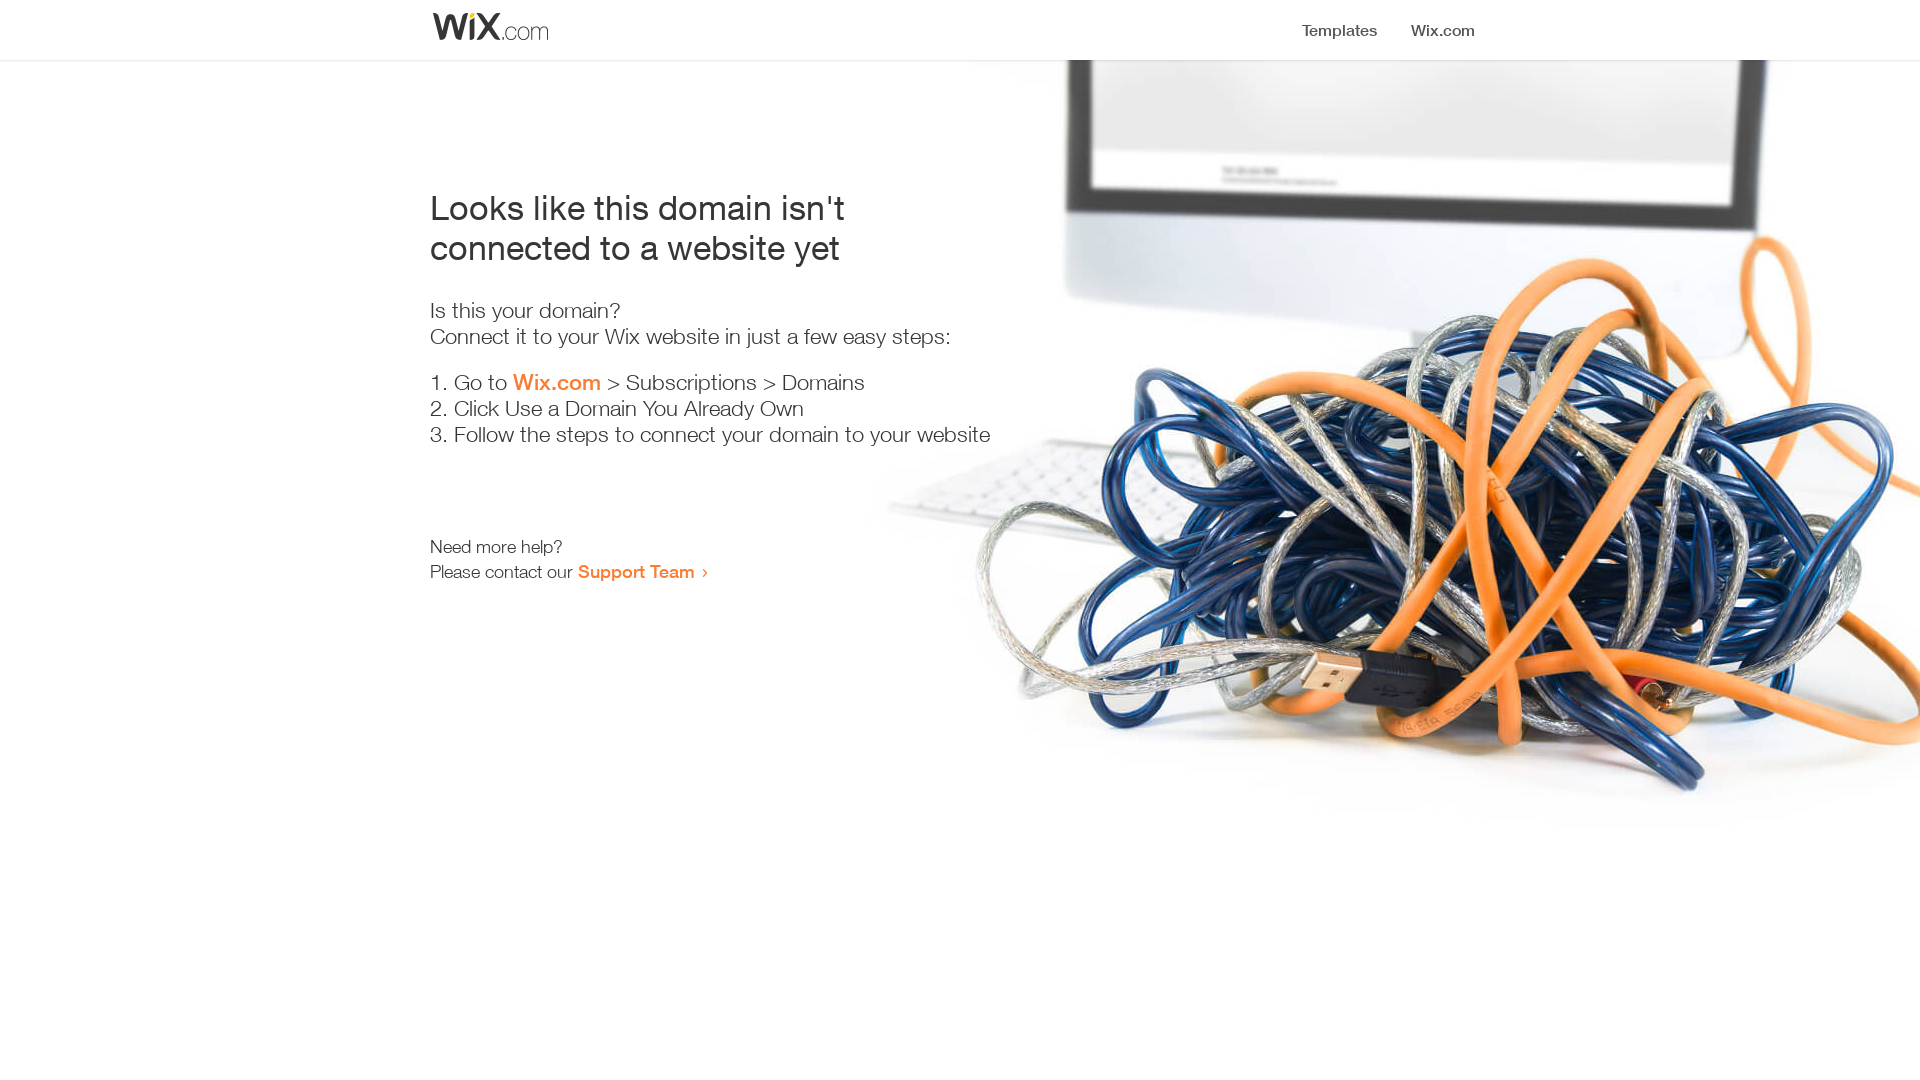 Image resolution: width=1920 pixels, height=1080 pixels. Describe the element at coordinates (635, 570) in the screenshot. I see `'Support Team'` at that location.